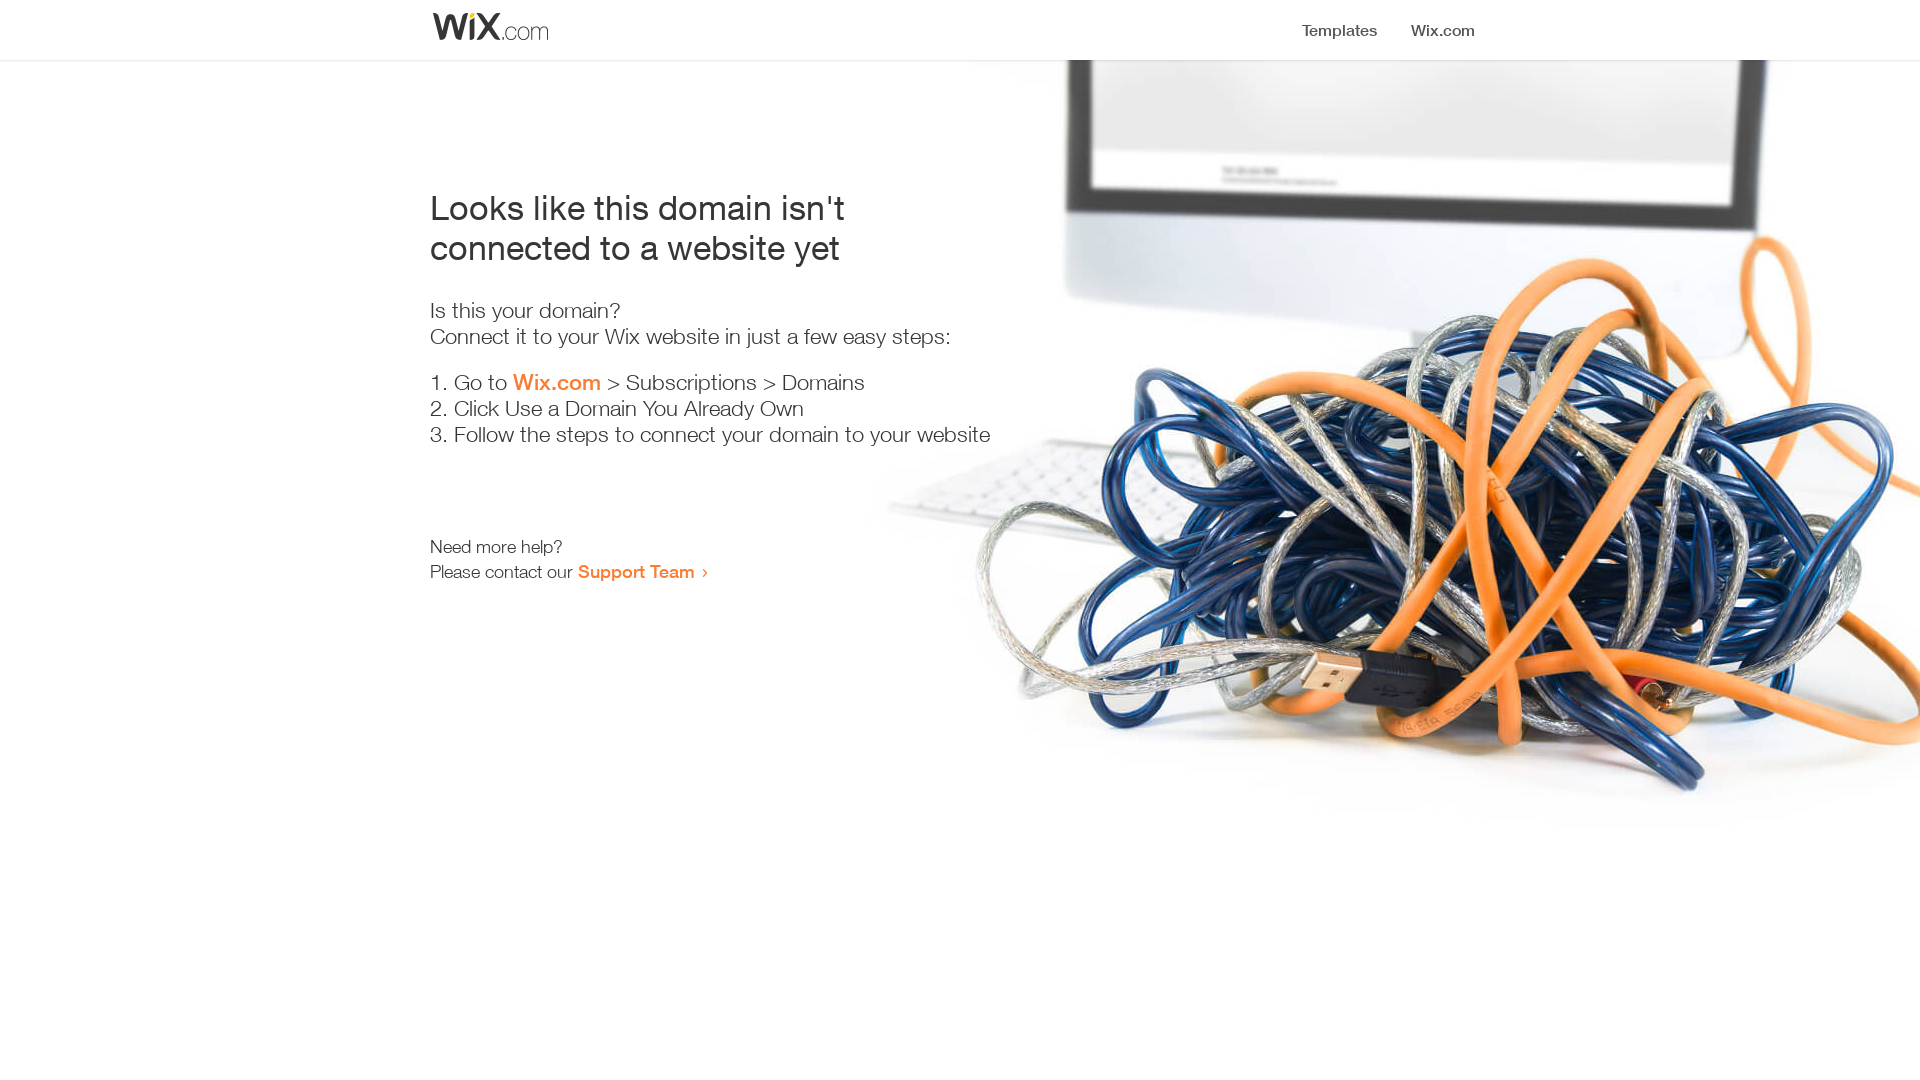 Image resolution: width=1920 pixels, height=1080 pixels. Describe the element at coordinates (635, 570) in the screenshot. I see `'Support Team'` at that location.